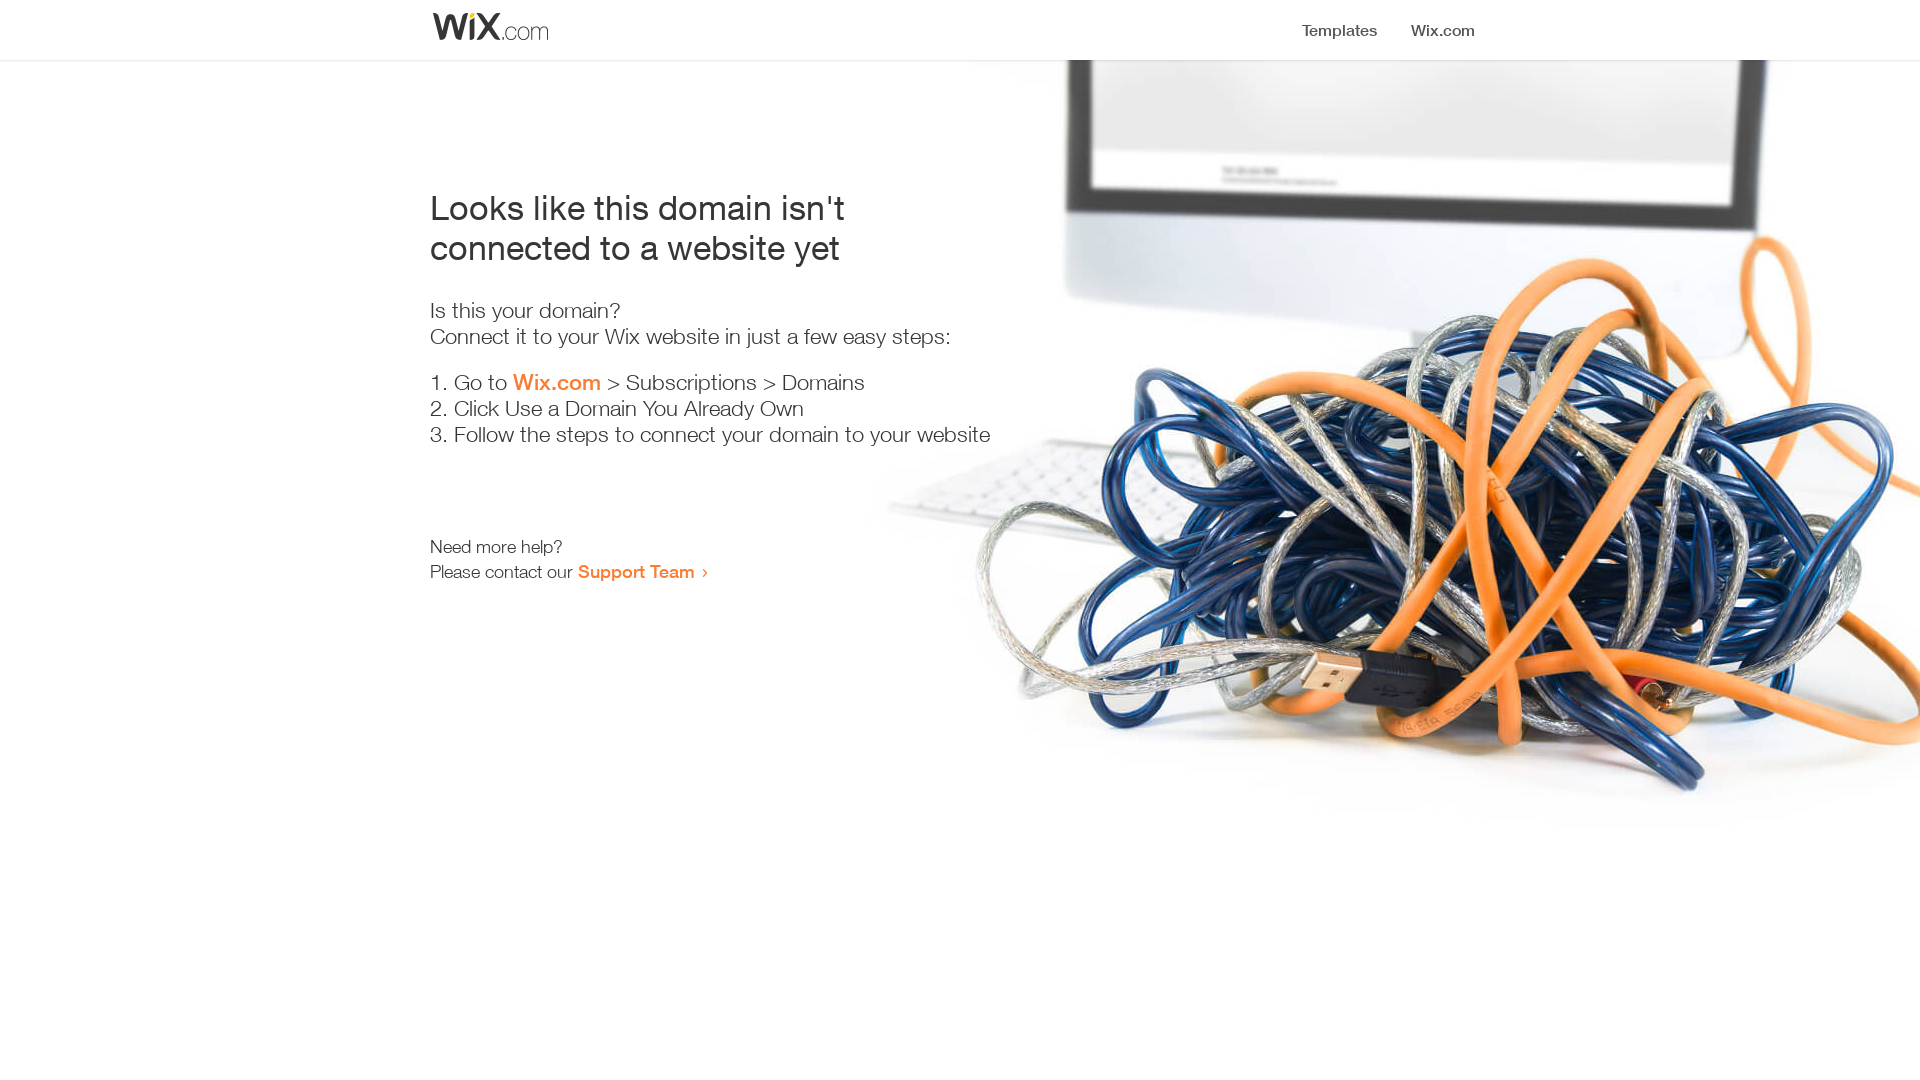 Image resolution: width=1920 pixels, height=1080 pixels. Describe the element at coordinates (635, 570) in the screenshot. I see `'Support Team'` at that location.